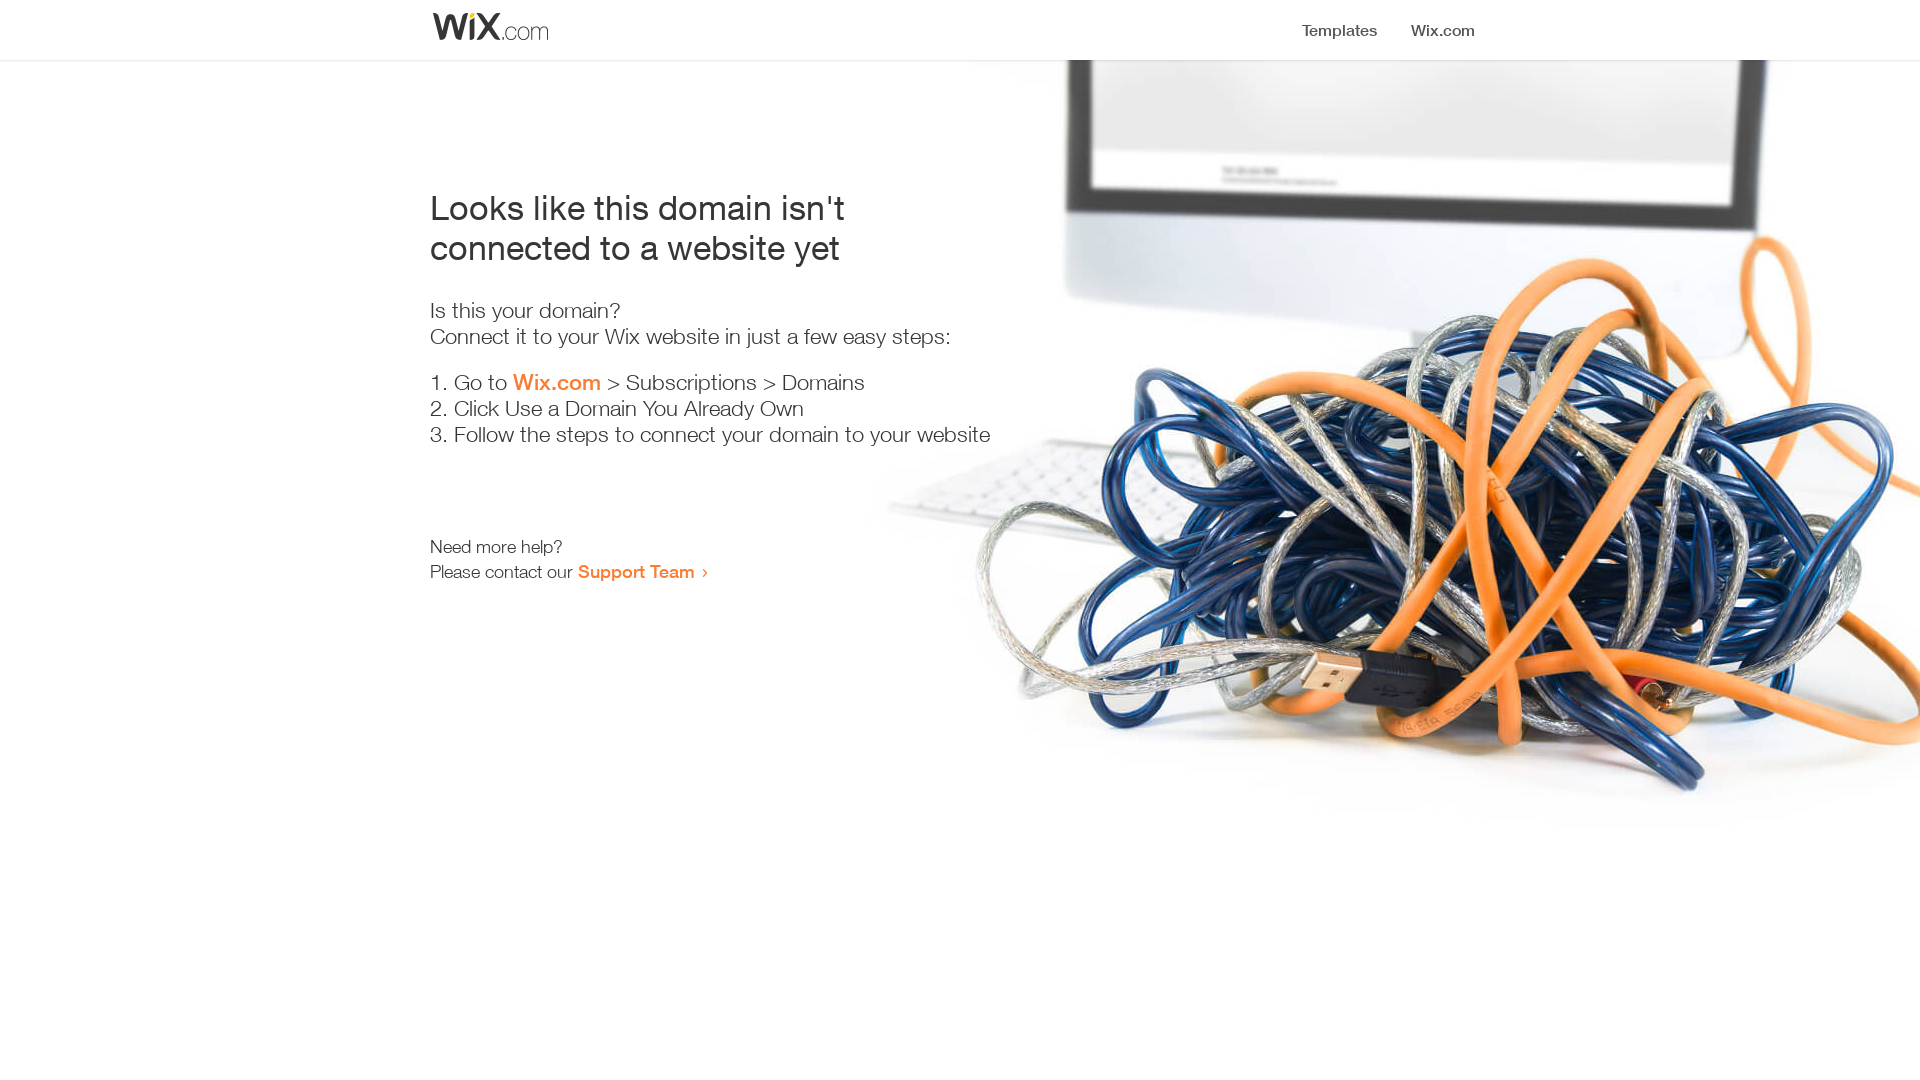 Image resolution: width=1920 pixels, height=1080 pixels. Describe the element at coordinates (635, 570) in the screenshot. I see `'Support Team'` at that location.